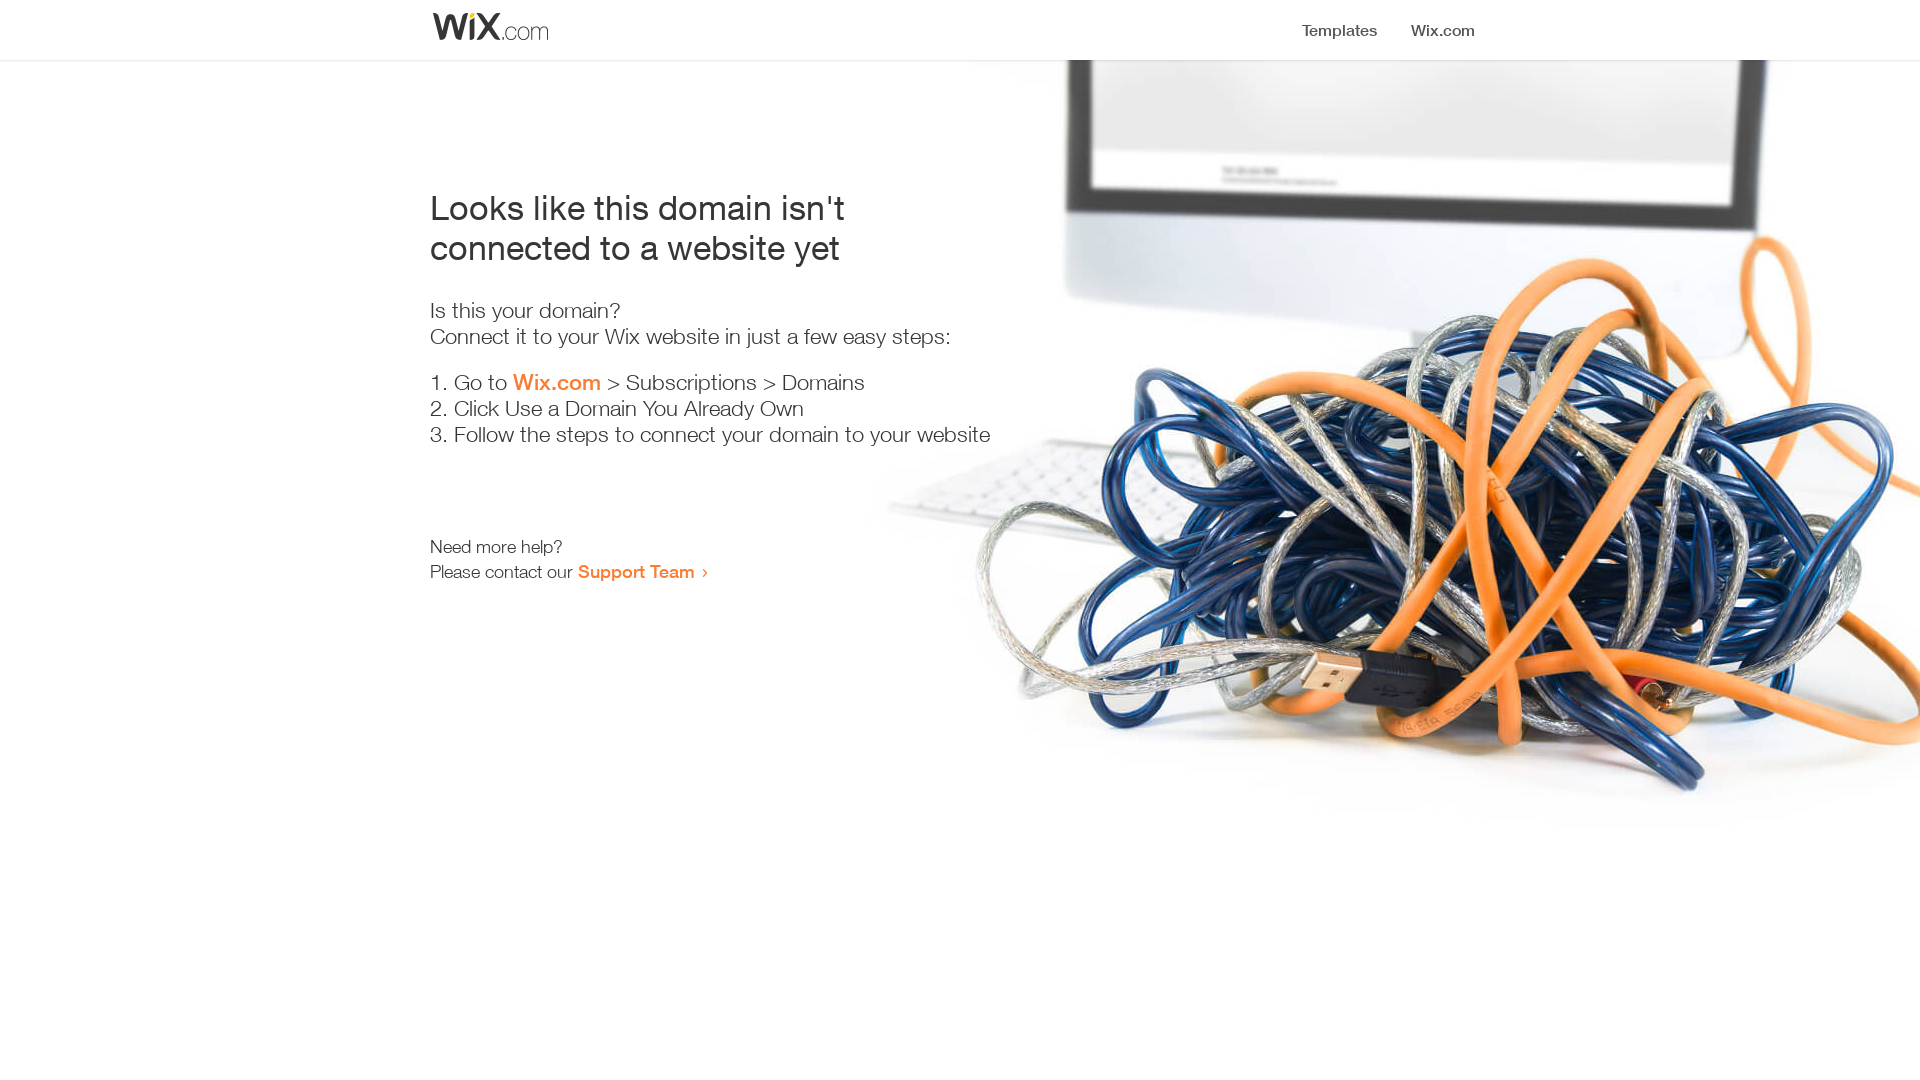 Image resolution: width=1920 pixels, height=1080 pixels. Describe the element at coordinates (635, 570) in the screenshot. I see `'Support Team'` at that location.